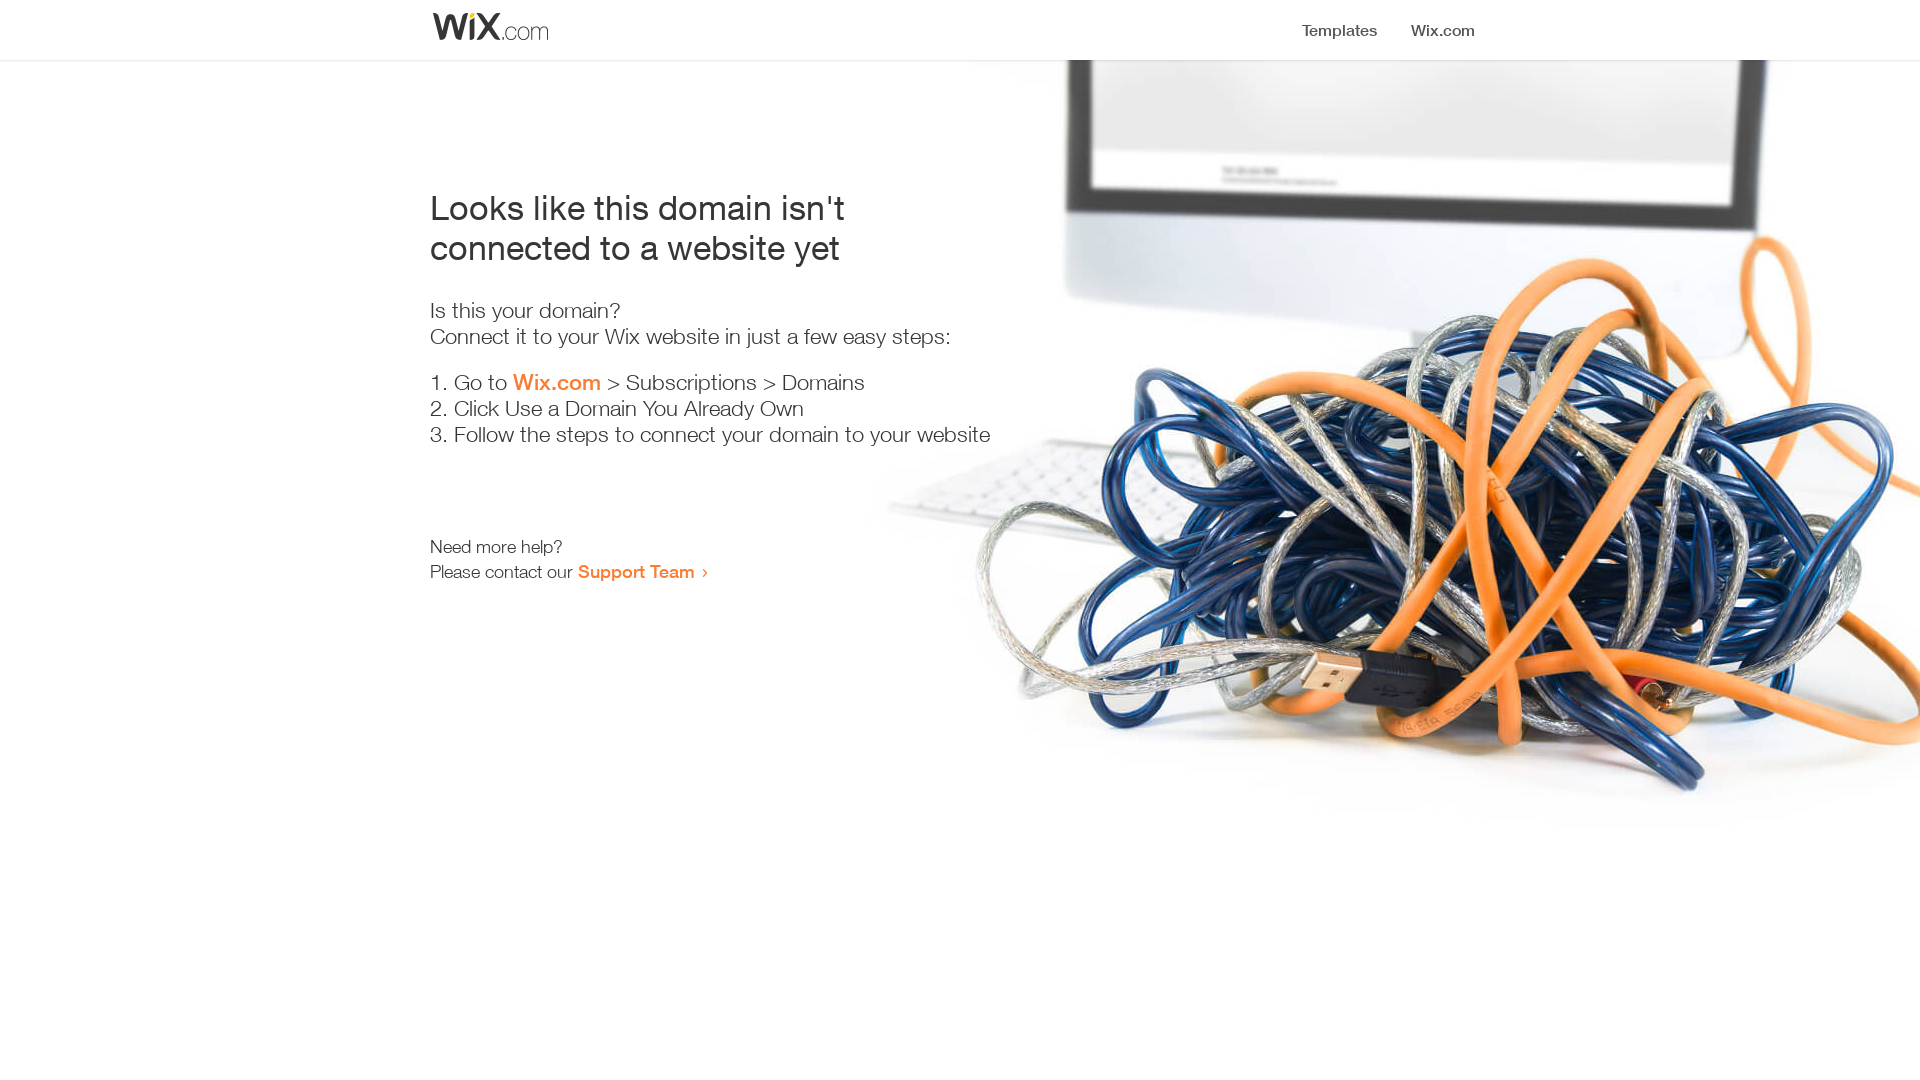 Image resolution: width=1920 pixels, height=1080 pixels. Describe the element at coordinates (635, 570) in the screenshot. I see `'Support Team'` at that location.